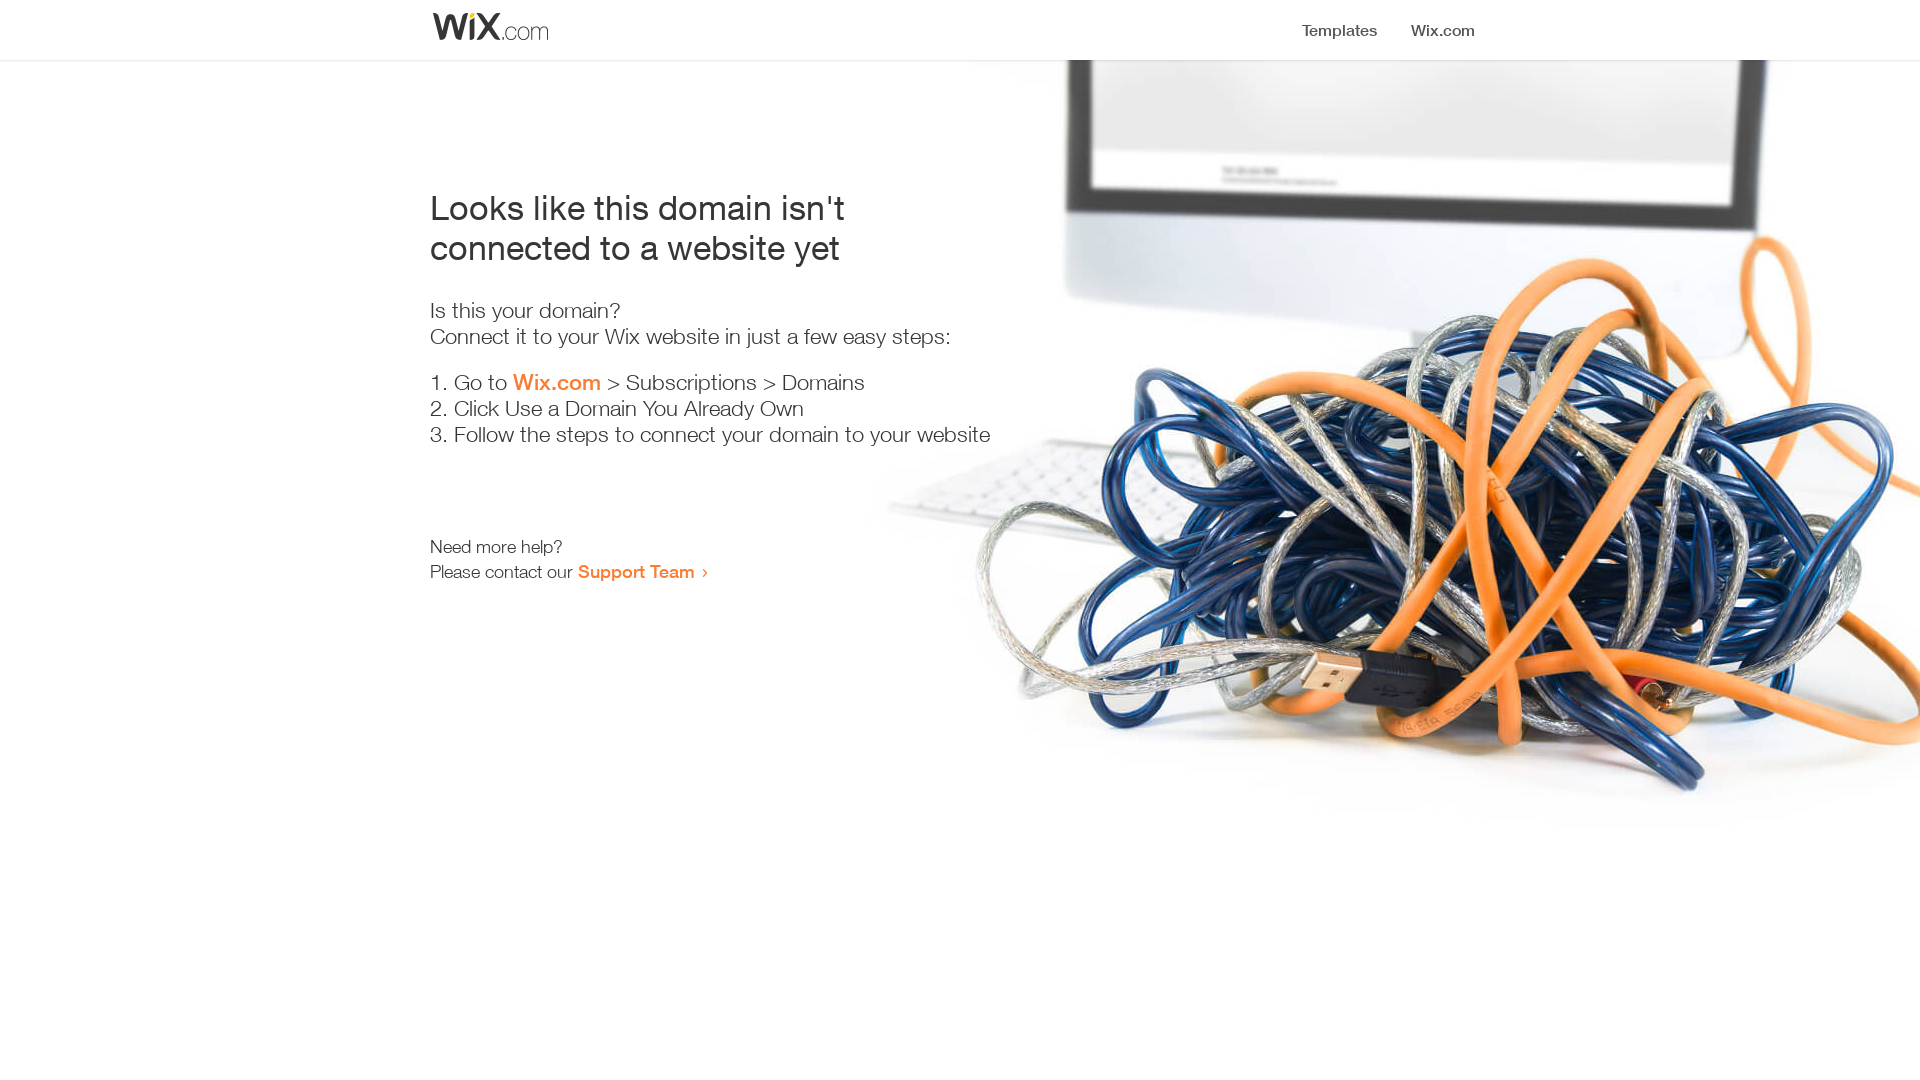 Image resolution: width=1920 pixels, height=1080 pixels. Describe the element at coordinates (635, 570) in the screenshot. I see `'Support Team'` at that location.